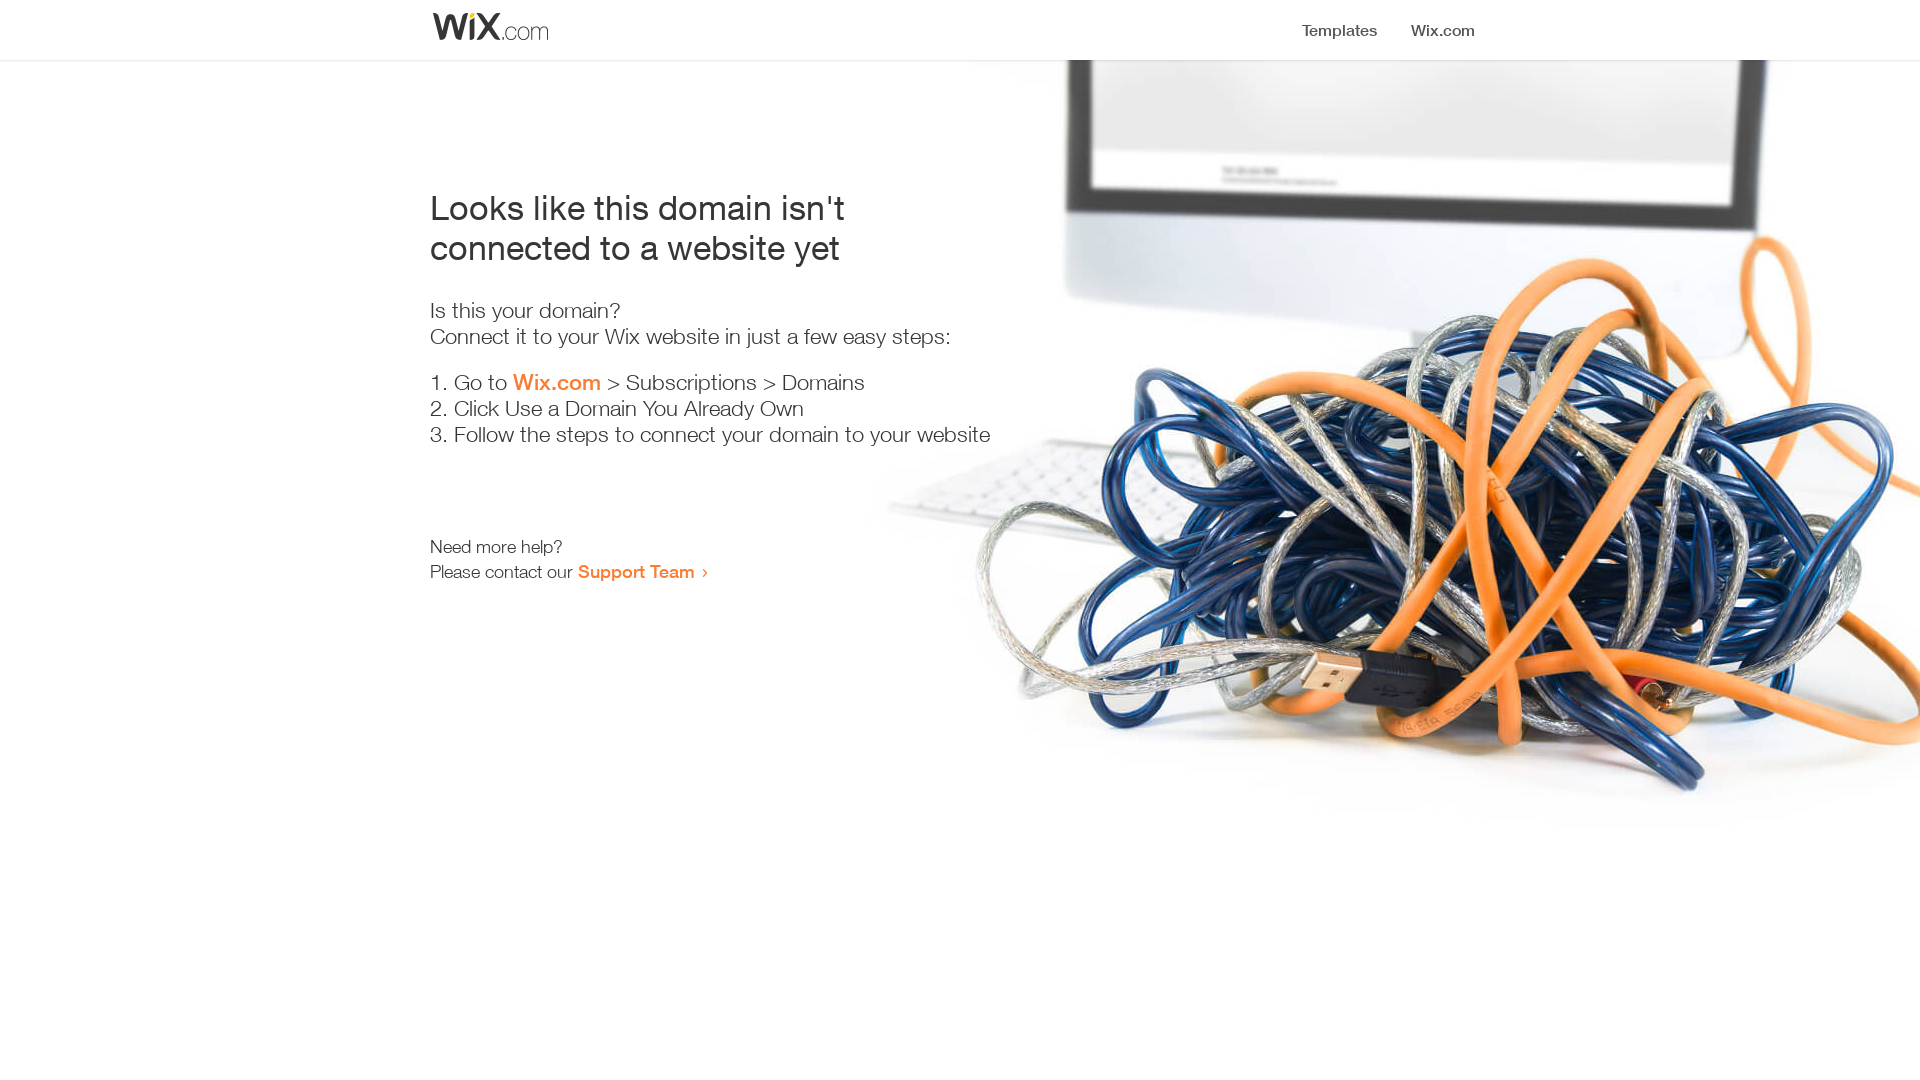 Image resolution: width=1920 pixels, height=1080 pixels. Describe the element at coordinates (635, 570) in the screenshot. I see `'Support Team'` at that location.